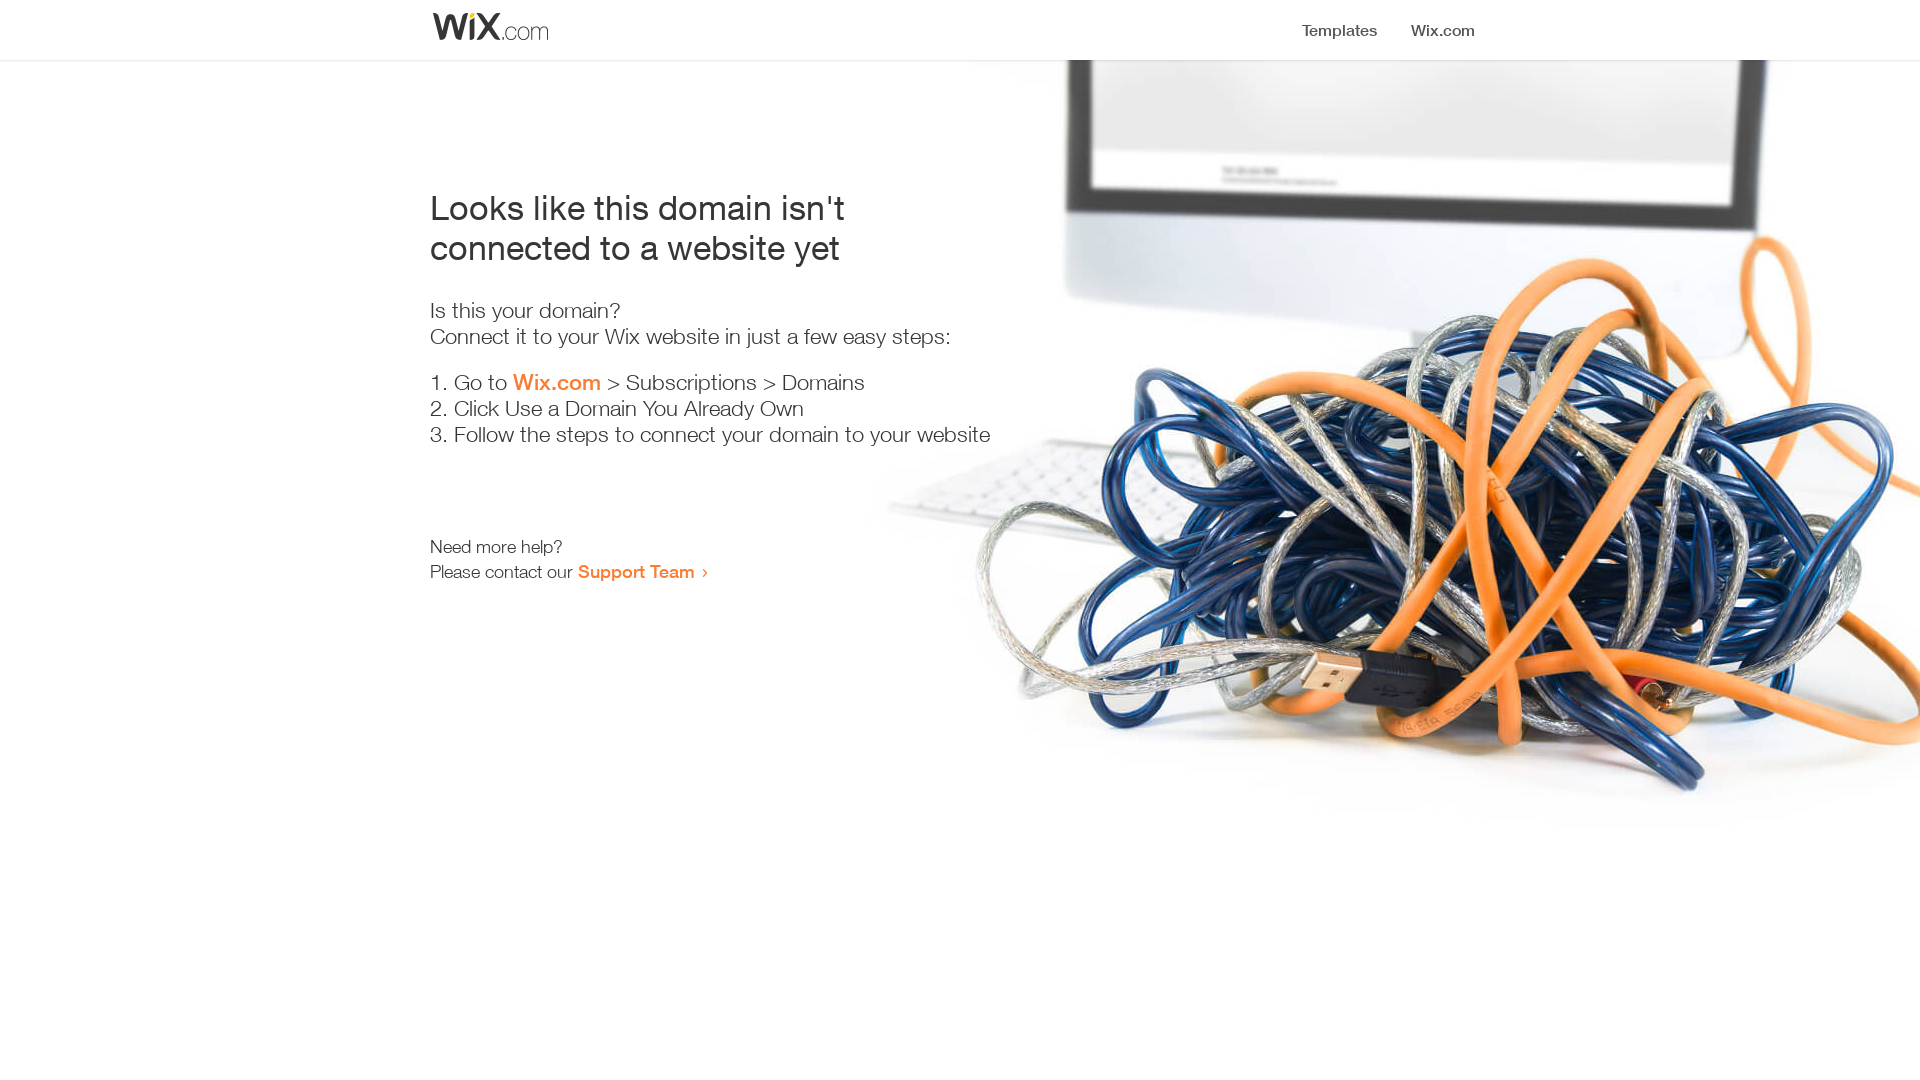 Image resolution: width=1920 pixels, height=1080 pixels. Describe the element at coordinates (635, 570) in the screenshot. I see `'Support Team'` at that location.